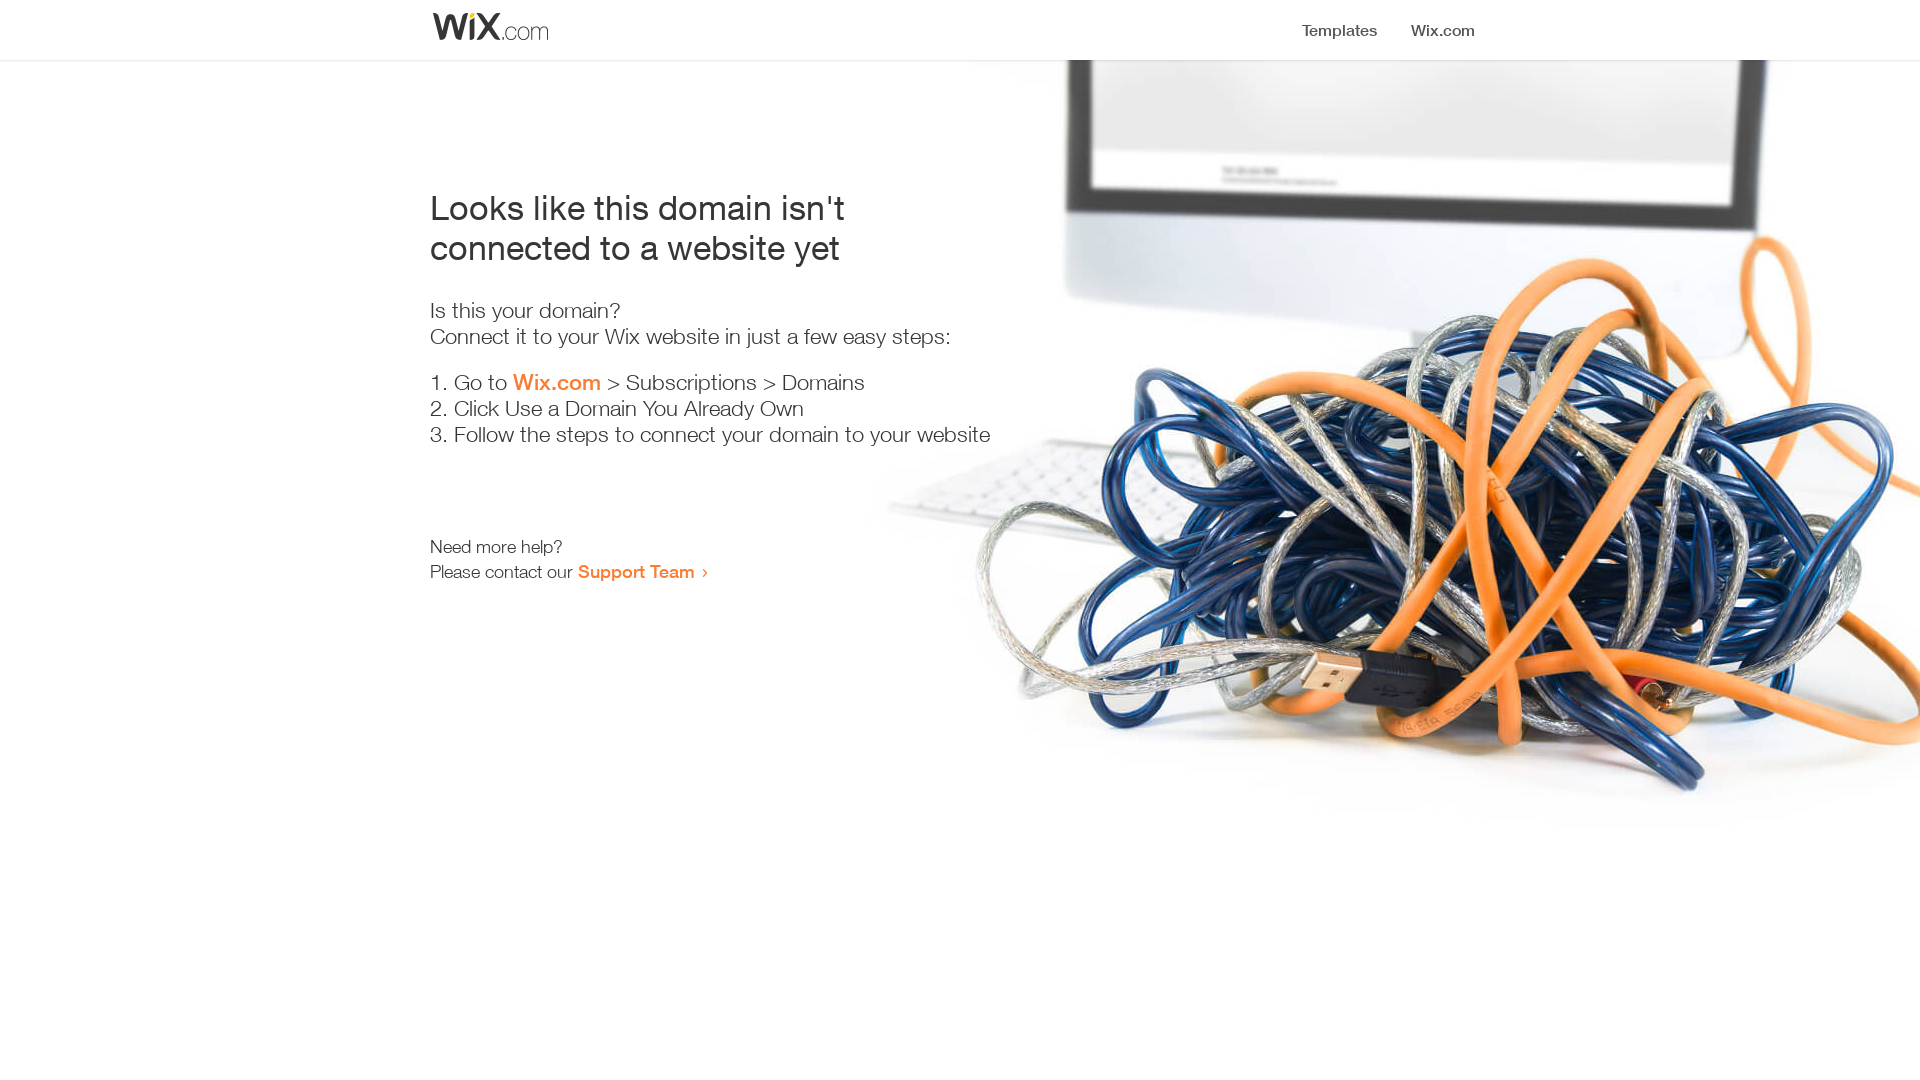 Image resolution: width=1920 pixels, height=1080 pixels. Describe the element at coordinates (635, 570) in the screenshot. I see `'Support Team'` at that location.